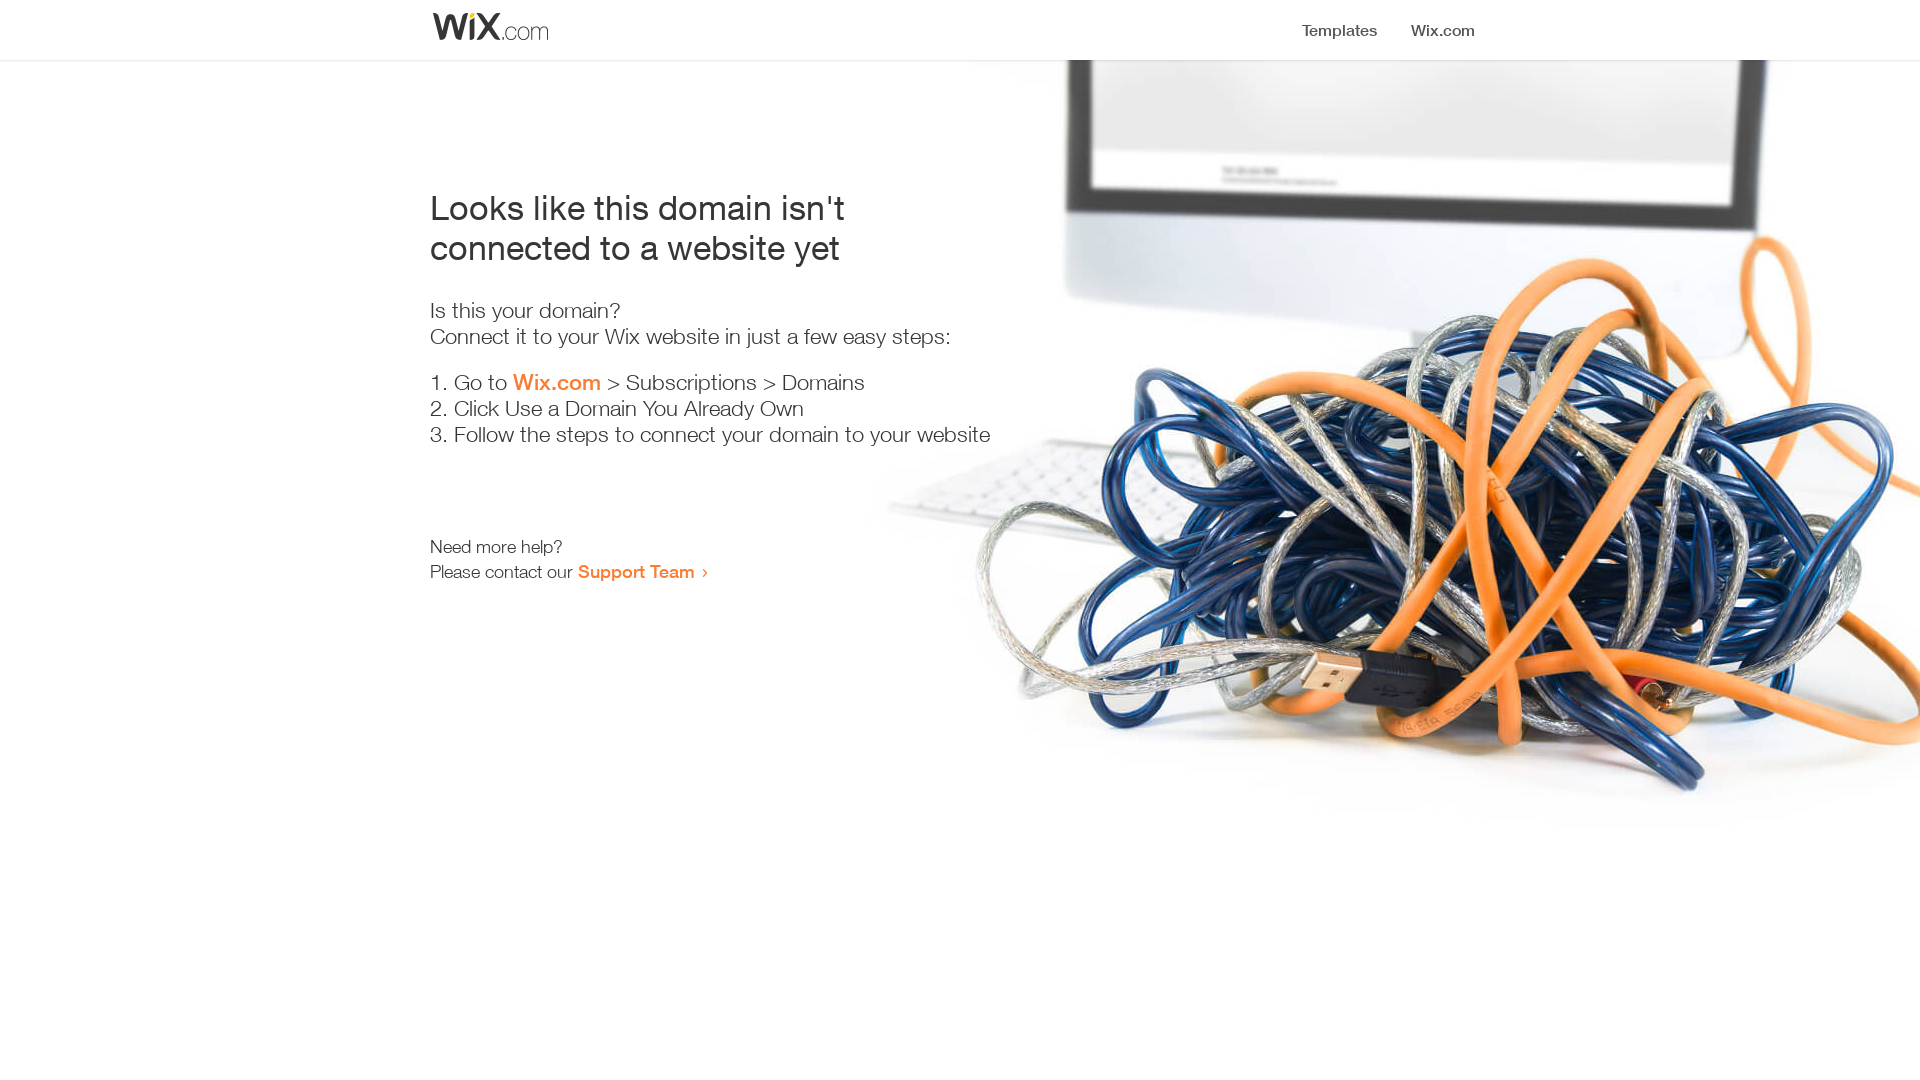 Image resolution: width=1920 pixels, height=1080 pixels. Describe the element at coordinates (635, 570) in the screenshot. I see `'Support Team'` at that location.